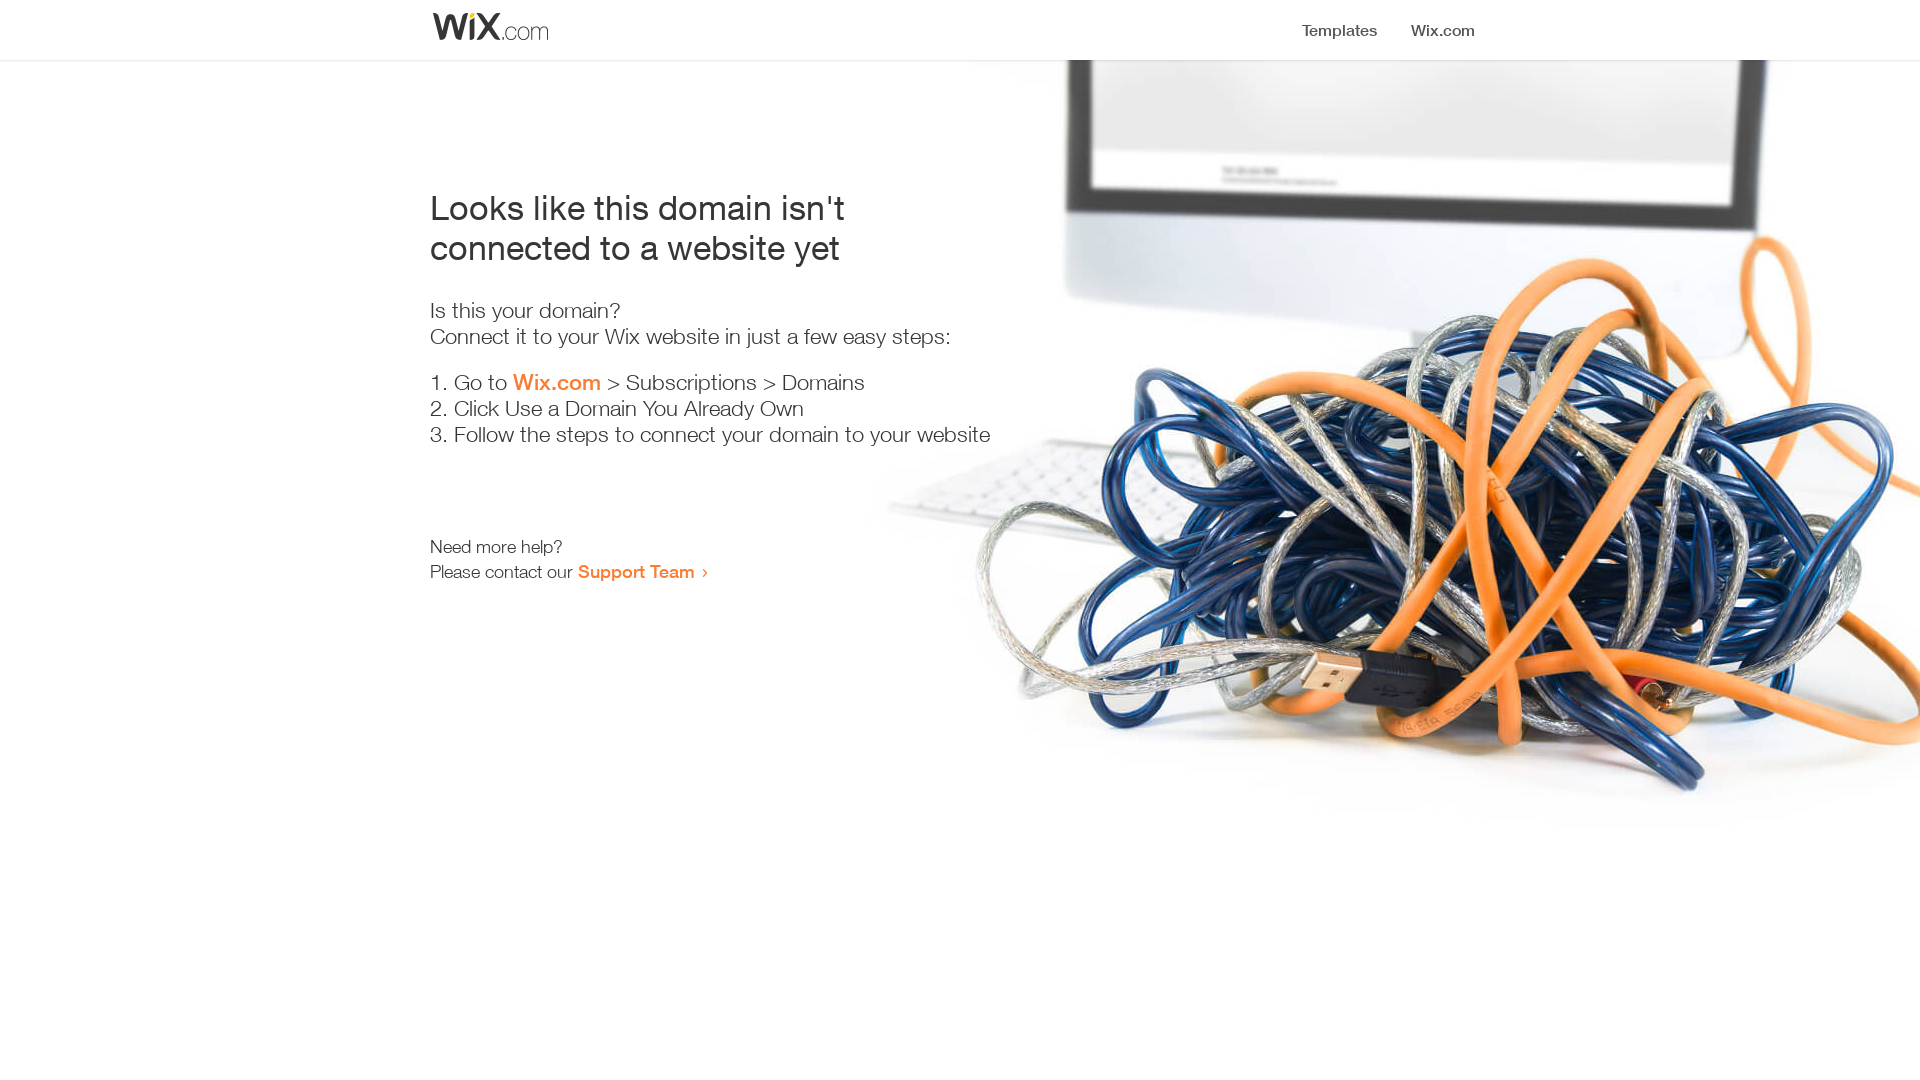 Image resolution: width=1920 pixels, height=1080 pixels. Describe the element at coordinates (635, 570) in the screenshot. I see `'Support Team'` at that location.